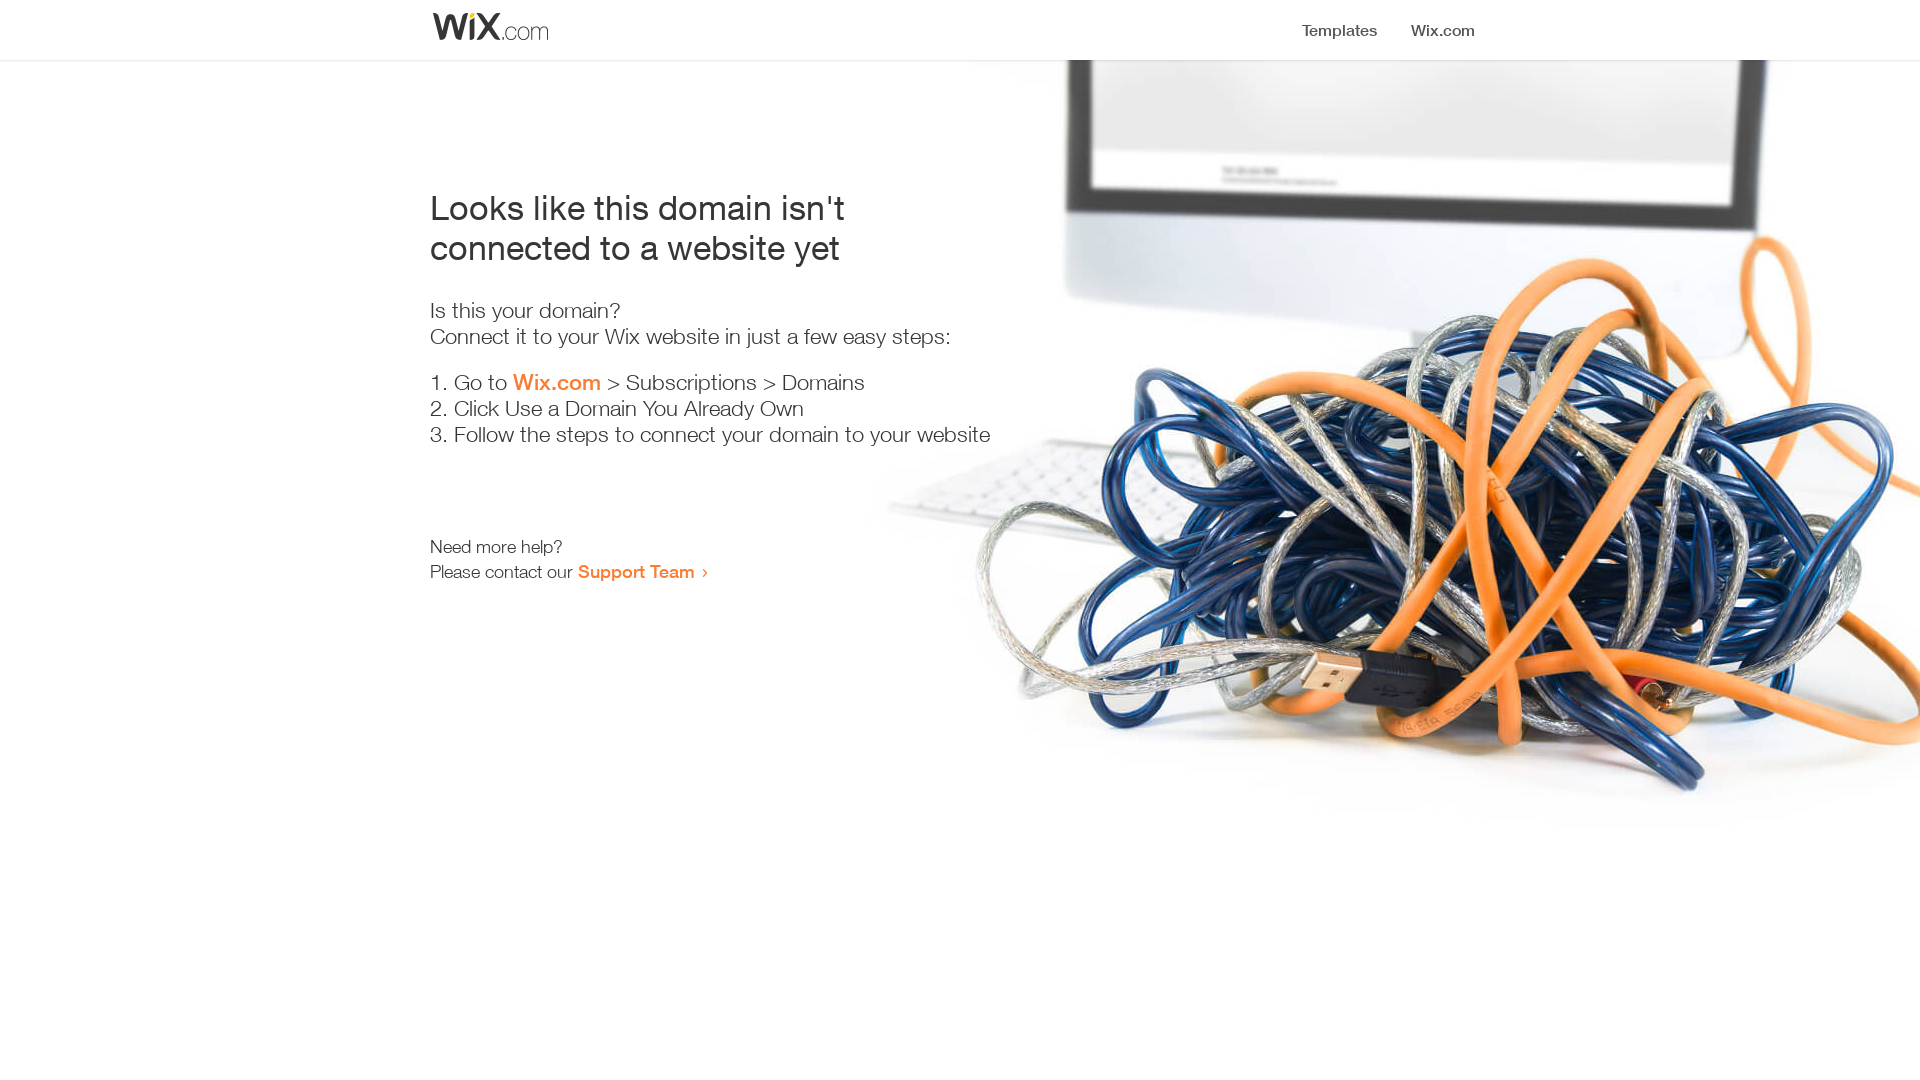 Image resolution: width=1920 pixels, height=1080 pixels. Describe the element at coordinates (635, 570) in the screenshot. I see `'Support Team'` at that location.